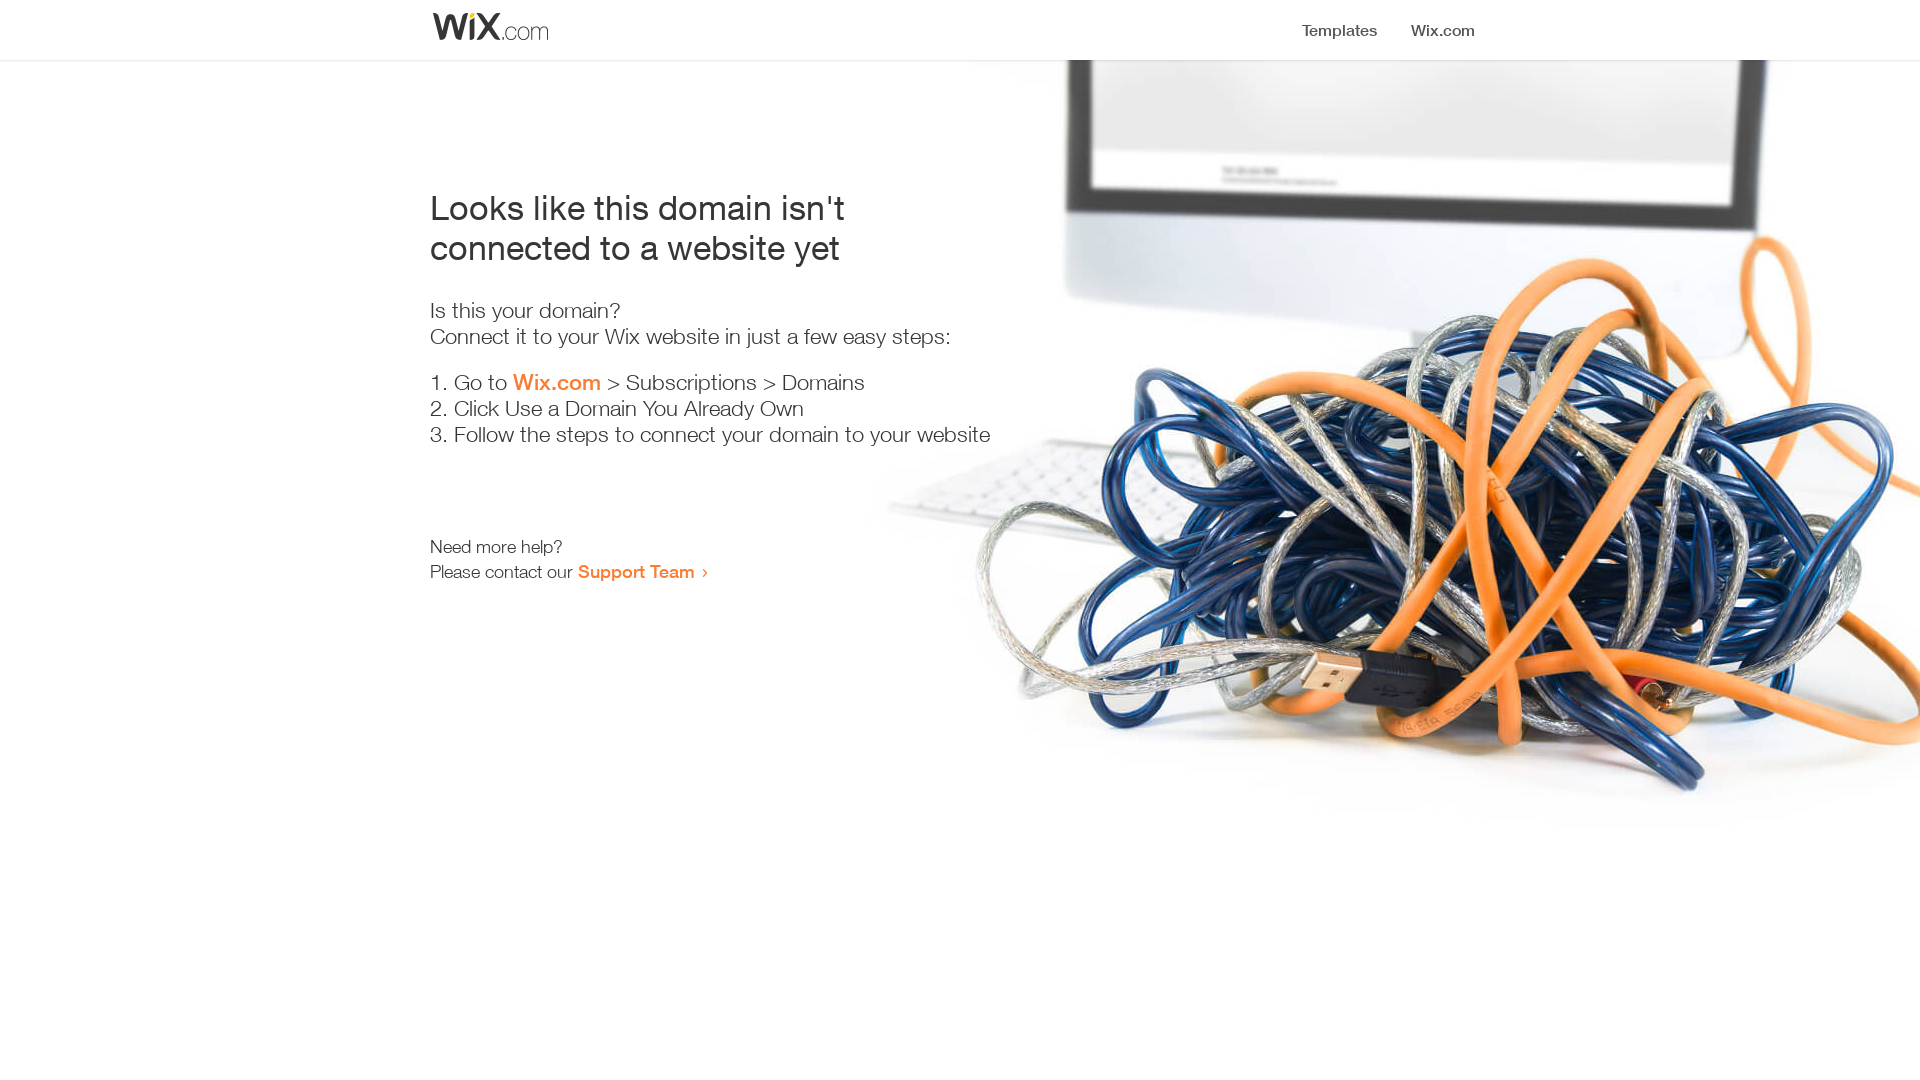 Image resolution: width=1920 pixels, height=1080 pixels. Describe the element at coordinates (635, 570) in the screenshot. I see `'Support Team'` at that location.